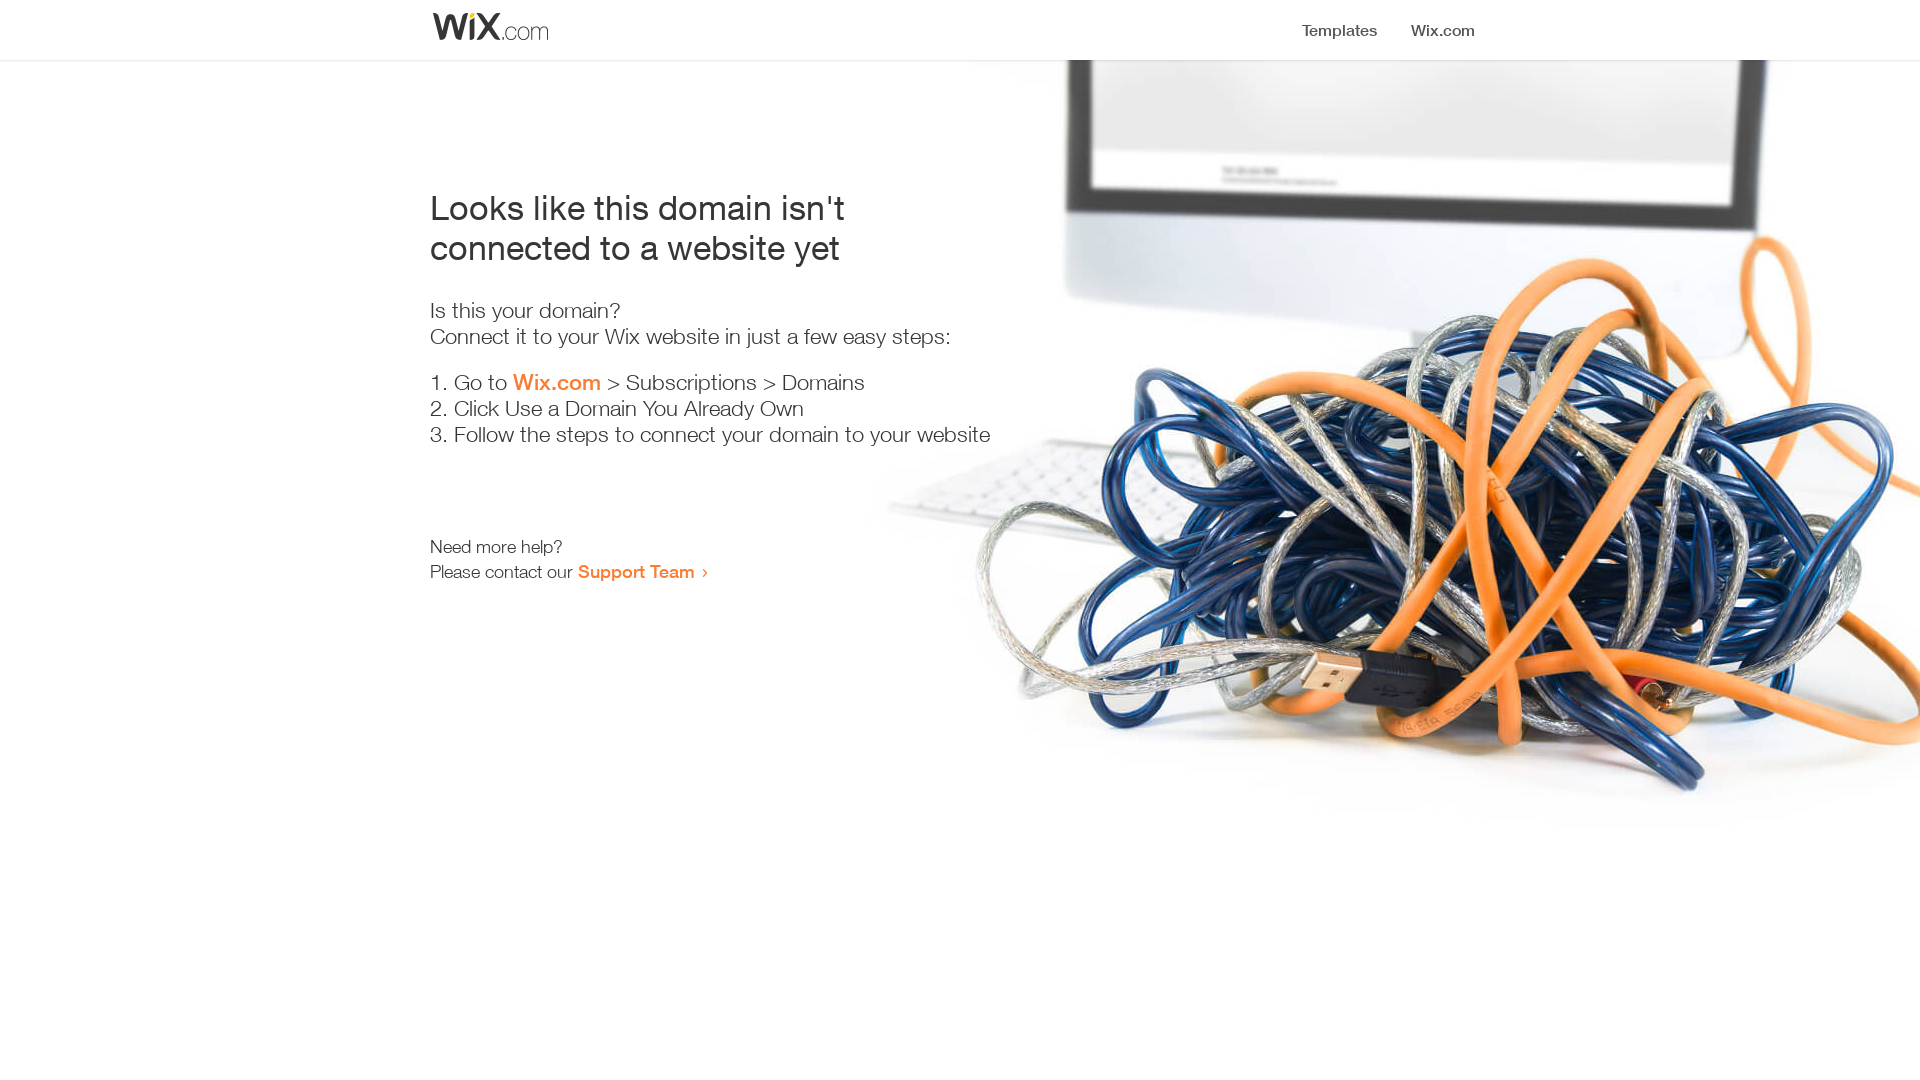 Image resolution: width=1920 pixels, height=1080 pixels. Describe the element at coordinates (635, 570) in the screenshot. I see `'Support Team'` at that location.